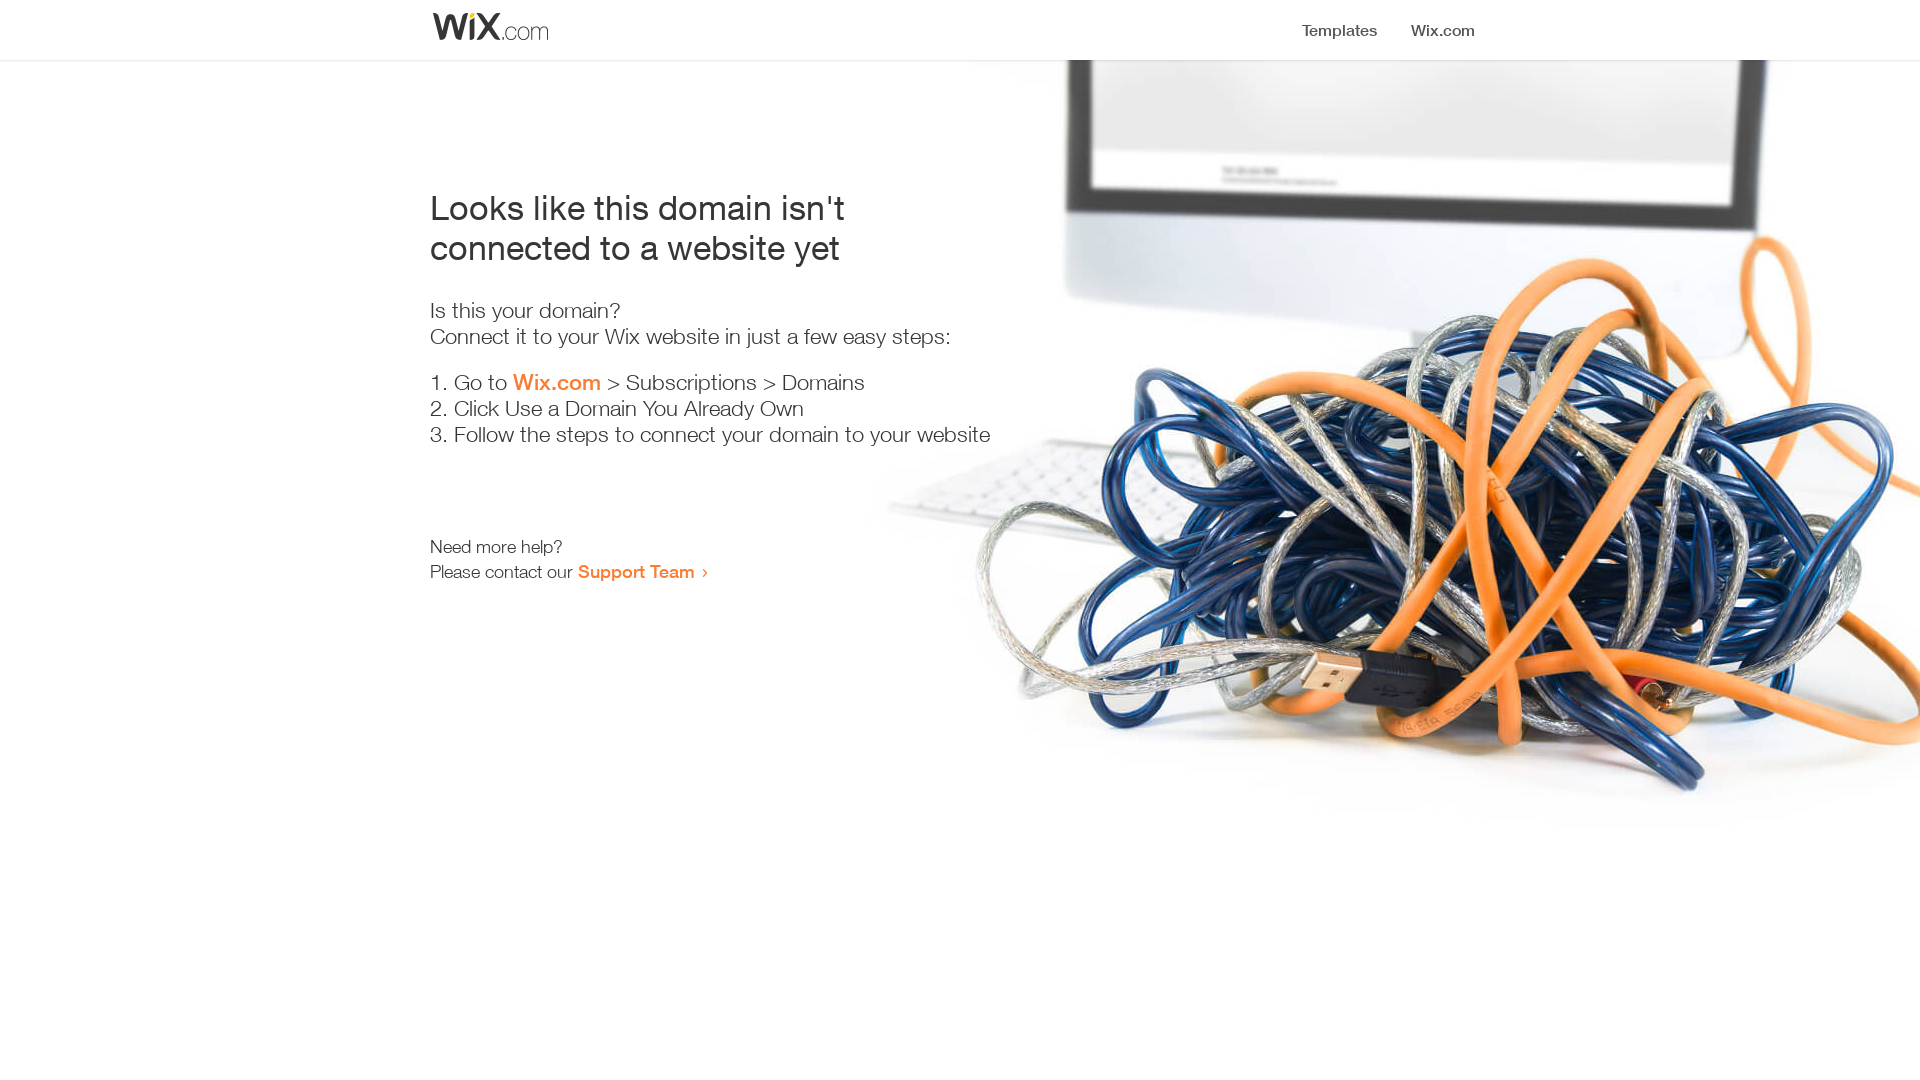 Image resolution: width=1920 pixels, height=1080 pixels. Describe the element at coordinates (635, 570) in the screenshot. I see `'Support Team'` at that location.